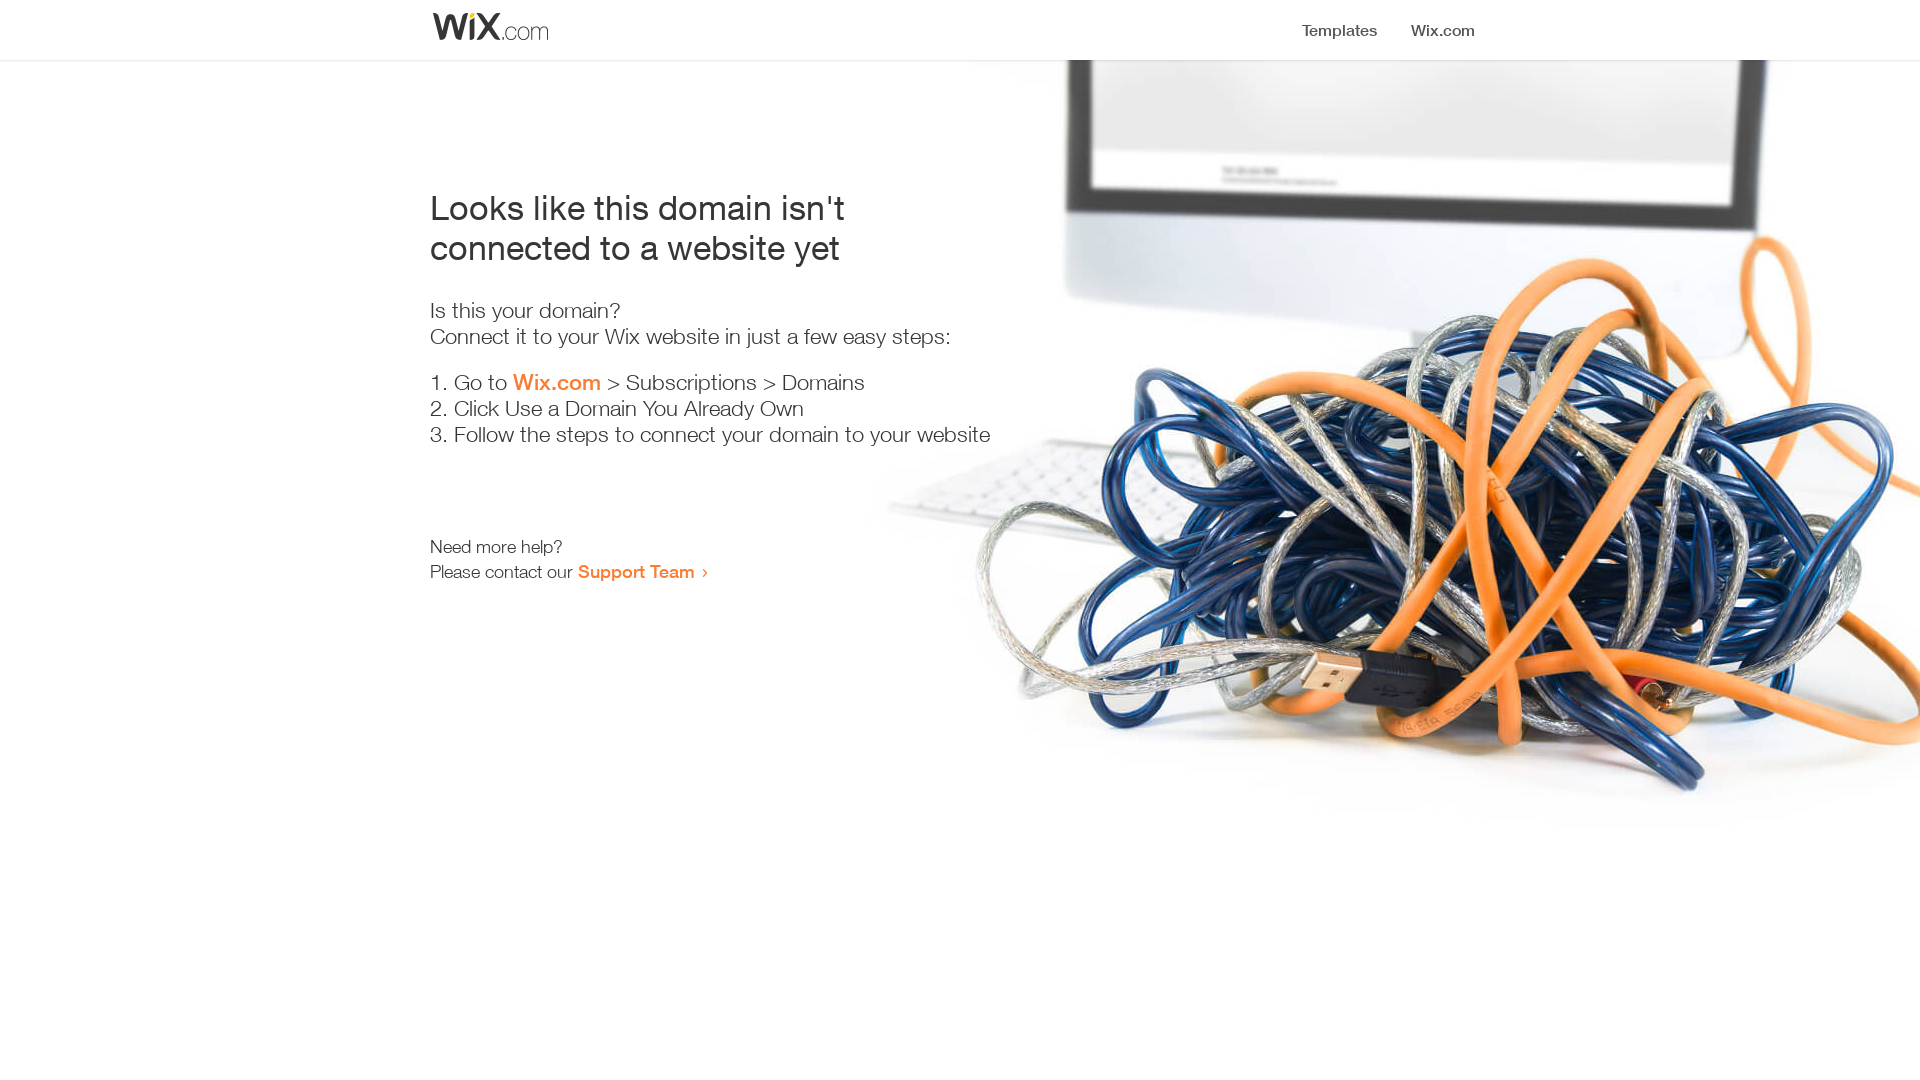 Image resolution: width=1920 pixels, height=1080 pixels. Describe the element at coordinates (635, 570) in the screenshot. I see `'Support Team'` at that location.